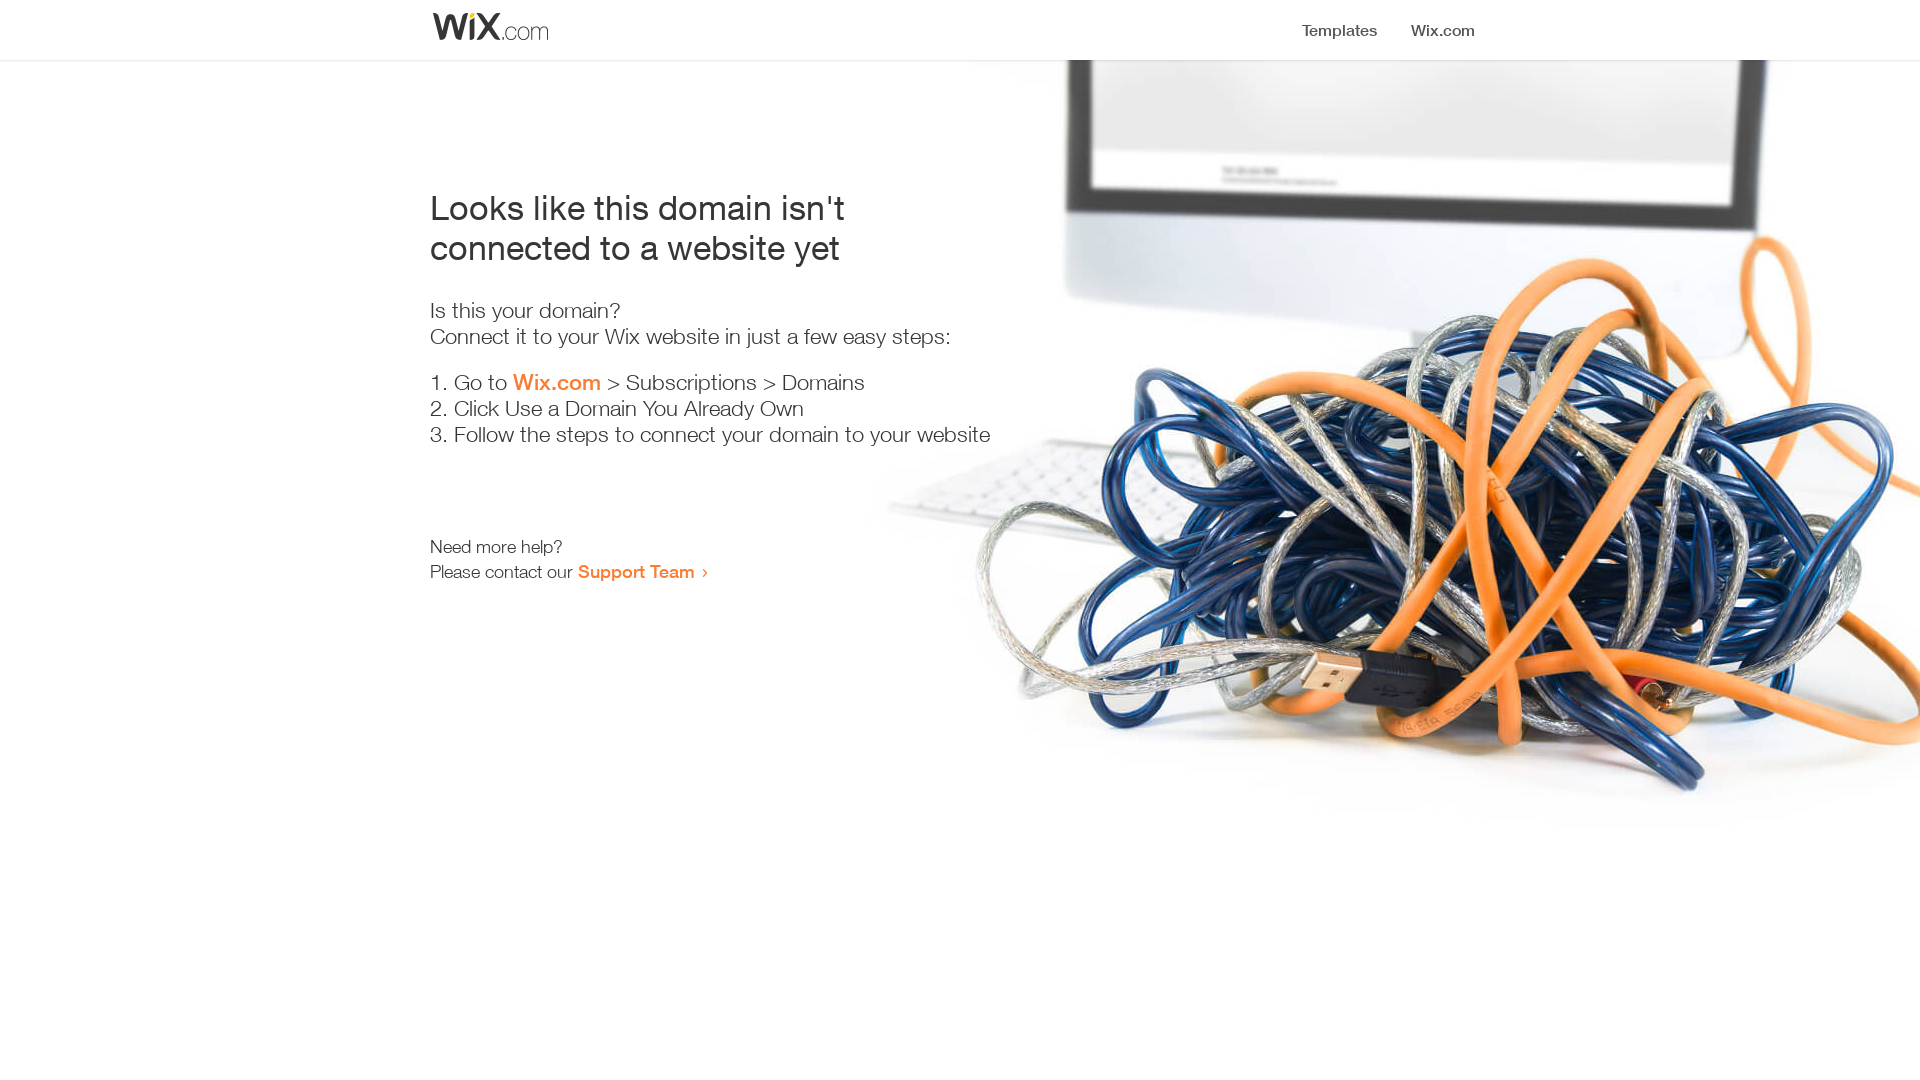 Image resolution: width=1920 pixels, height=1080 pixels. Describe the element at coordinates (635, 570) in the screenshot. I see `'Support Team'` at that location.